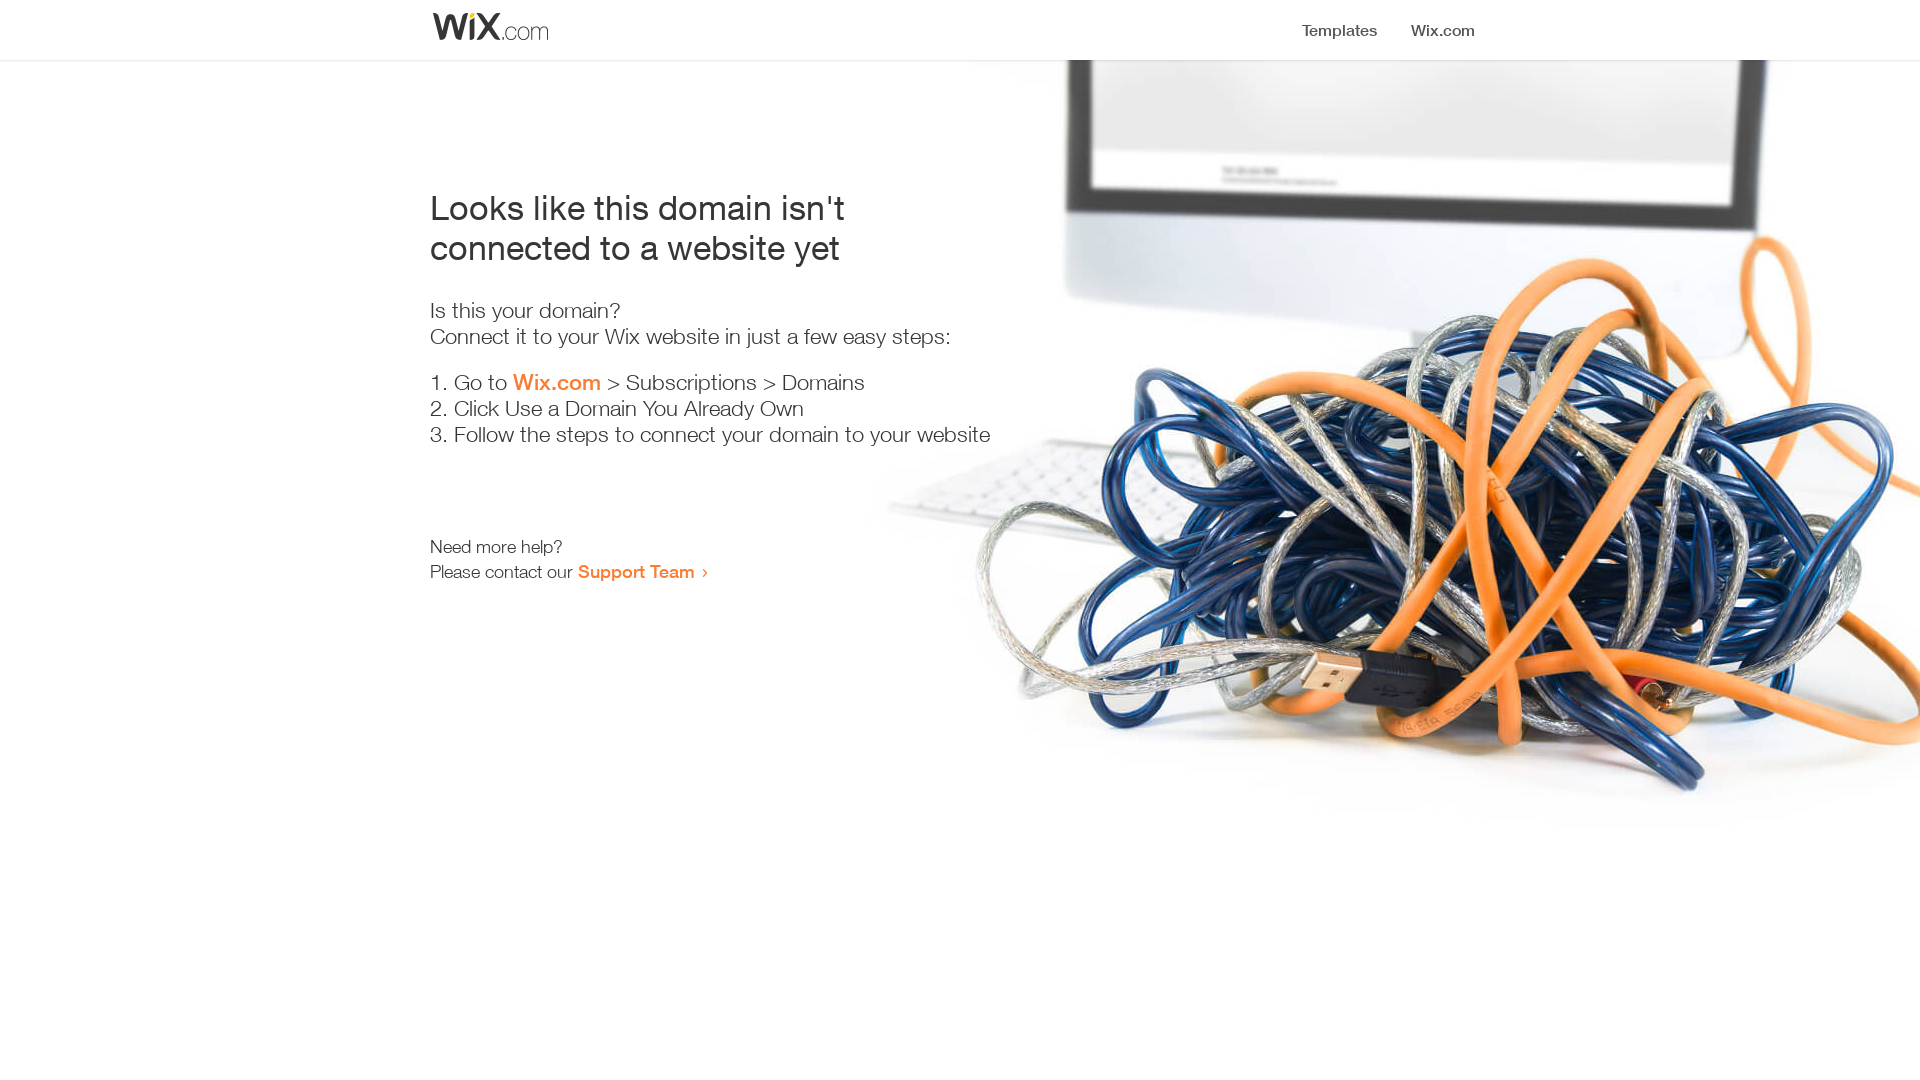 Image resolution: width=1920 pixels, height=1080 pixels. Describe the element at coordinates (635, 570) in the screenshot. I see `'Support Team'` at that location.